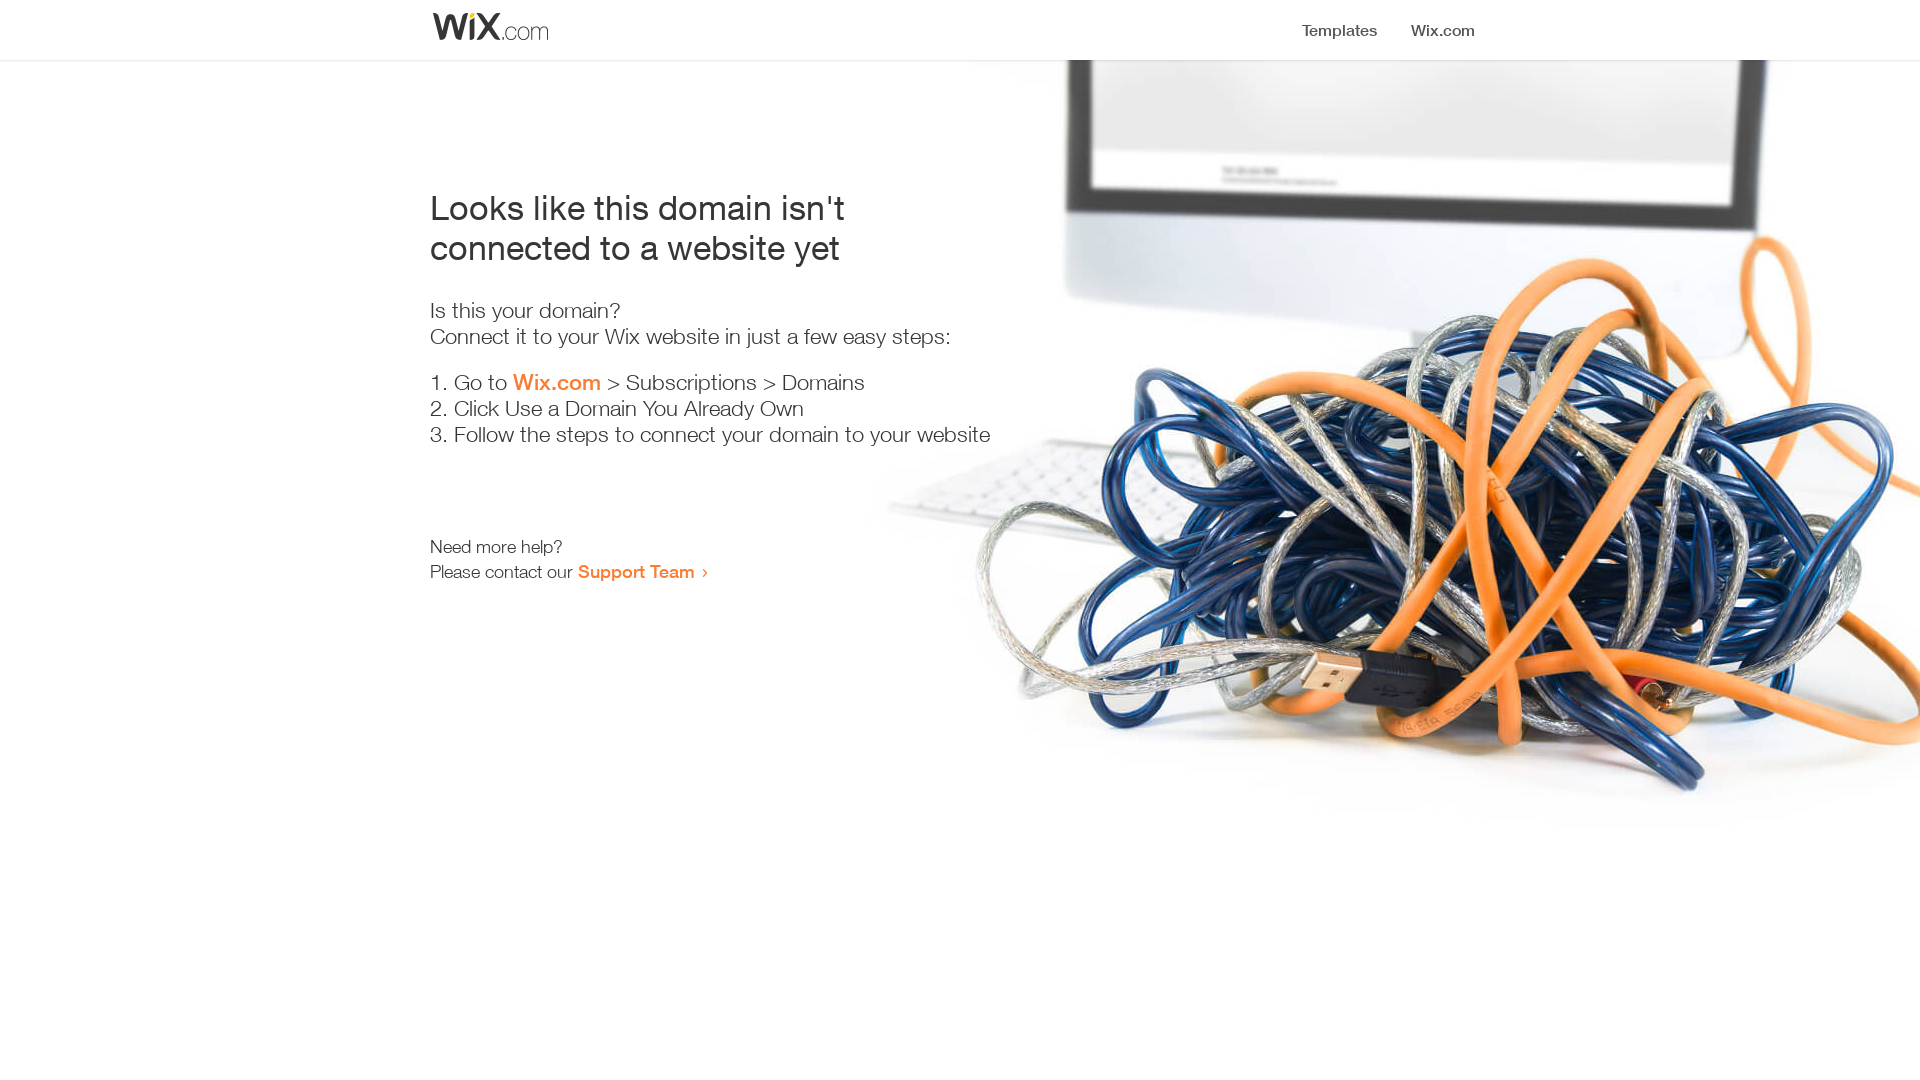 Image resolution: width=1920 pixels, height=1080 pixels. Describe the element at coordinates (635, 570) in the screenshot. I see `'Support Team'` at that location.